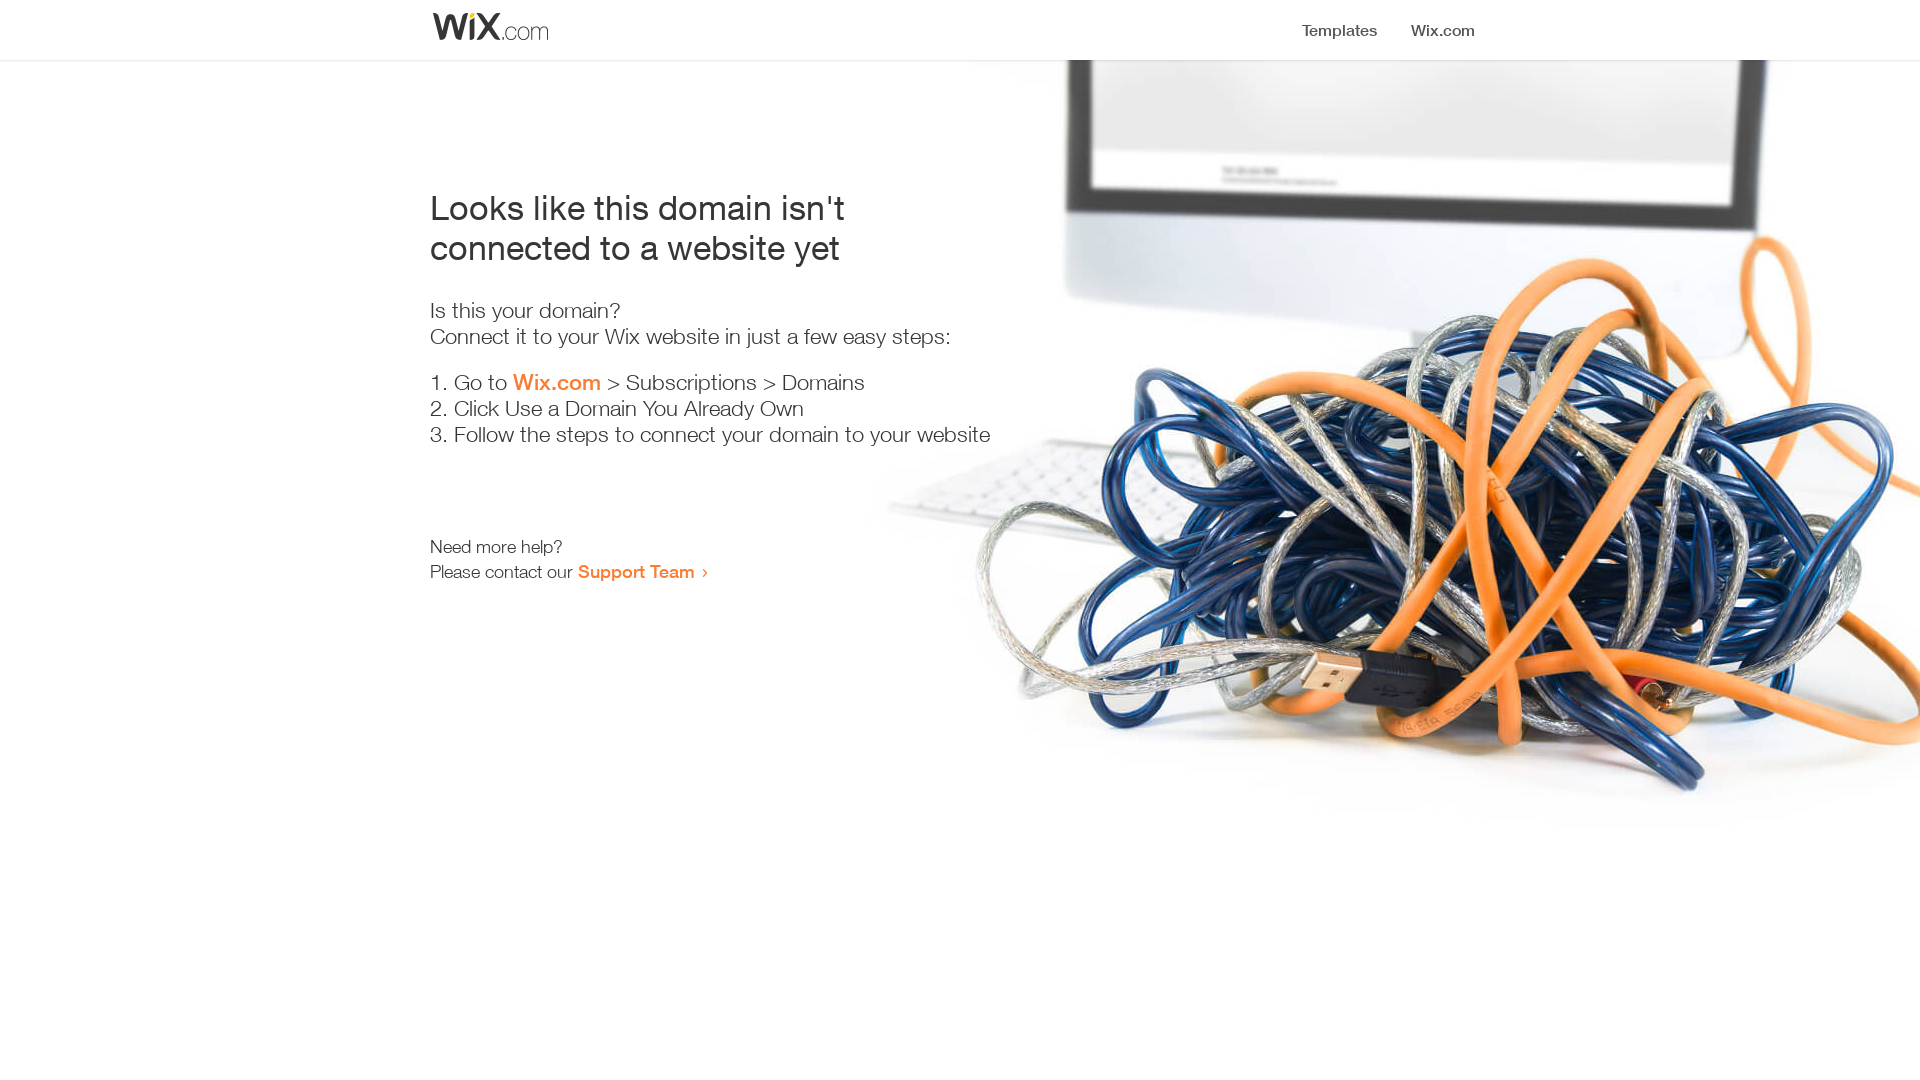 Image resolution: width=1920 pixels, height=1080 pixels. Describe the element at coordinates (635, 570) in the screenshot. I see `'Support Team'` at that location.